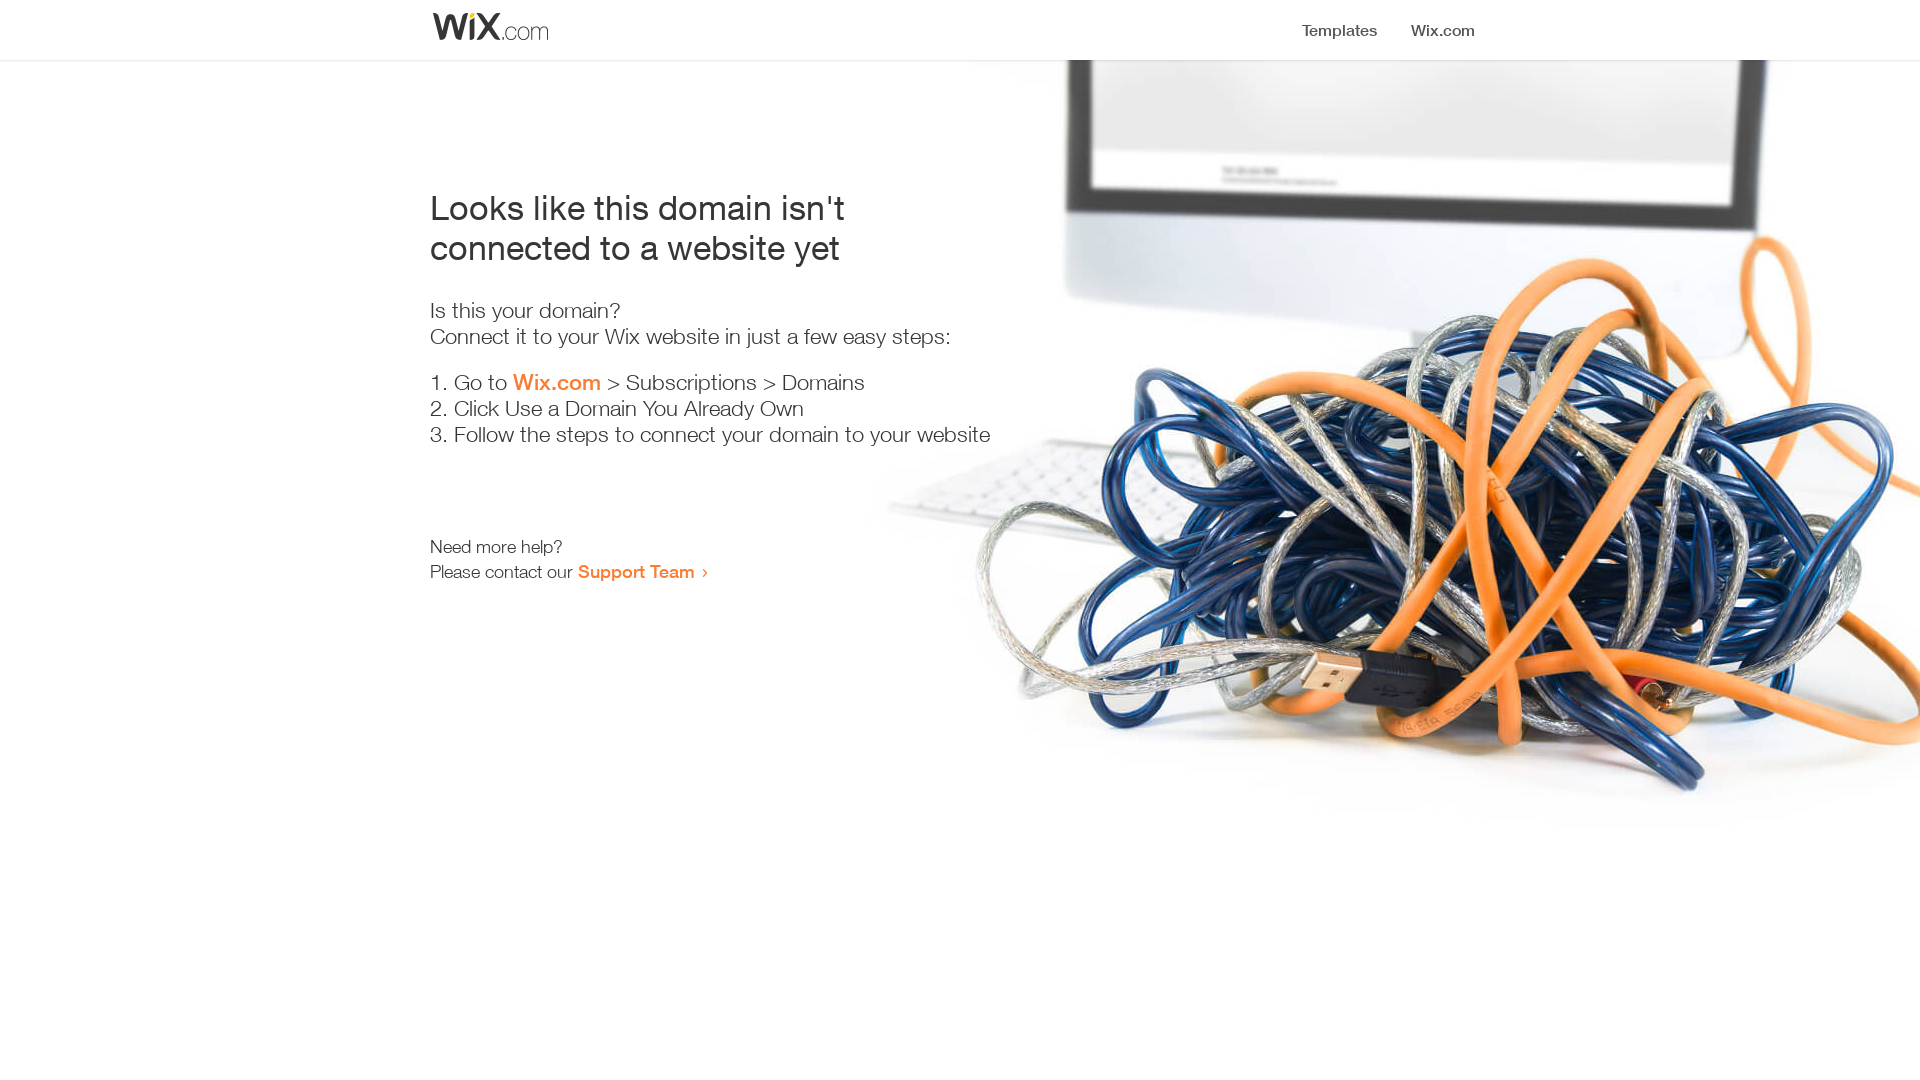 Image resolution: width=1920 pixels, height=1080 pixels. Describe the element at coordinates (635, 570) in the screenshot. I see `'Support Team'` at that location.